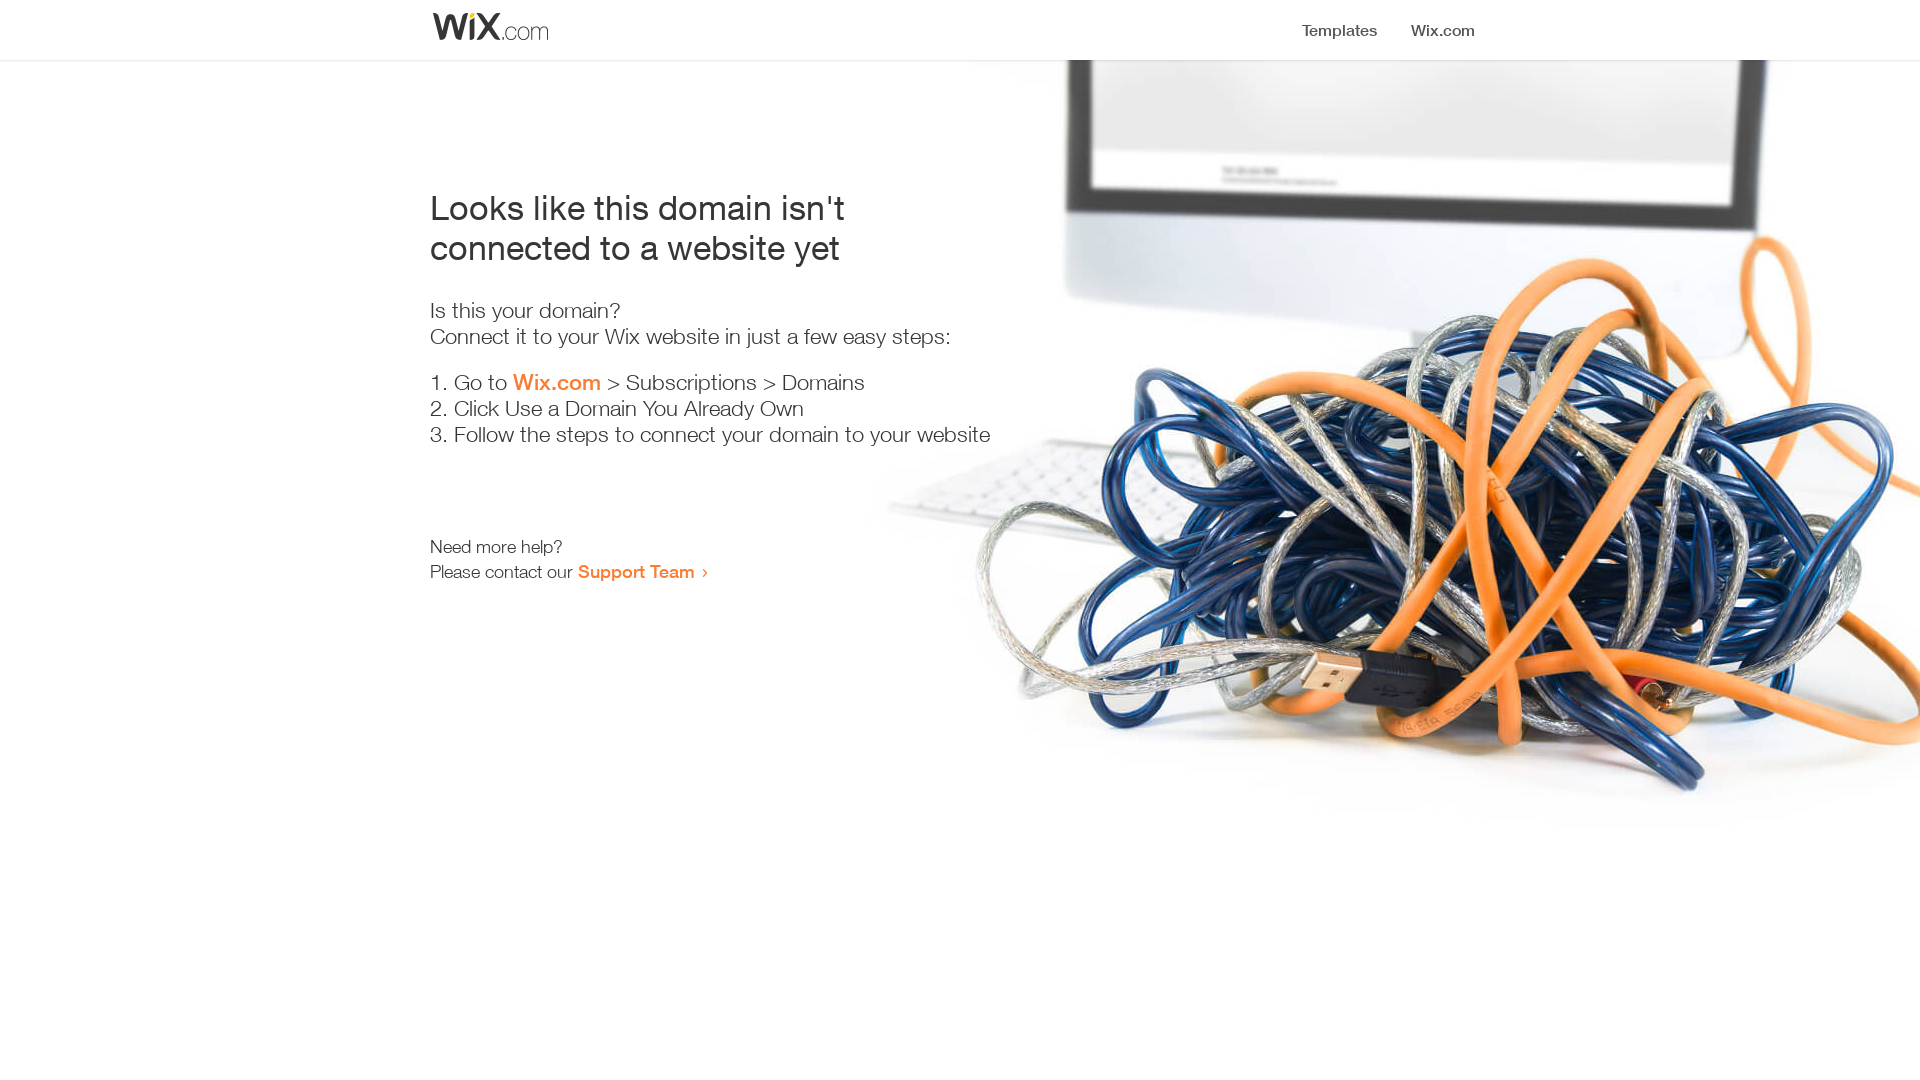 Image resolution: width=1920 pixels, height=1080 pixels. Describe the element at coordinates (635, 570) in the screenshot. I see `'Support Team'` at that location.